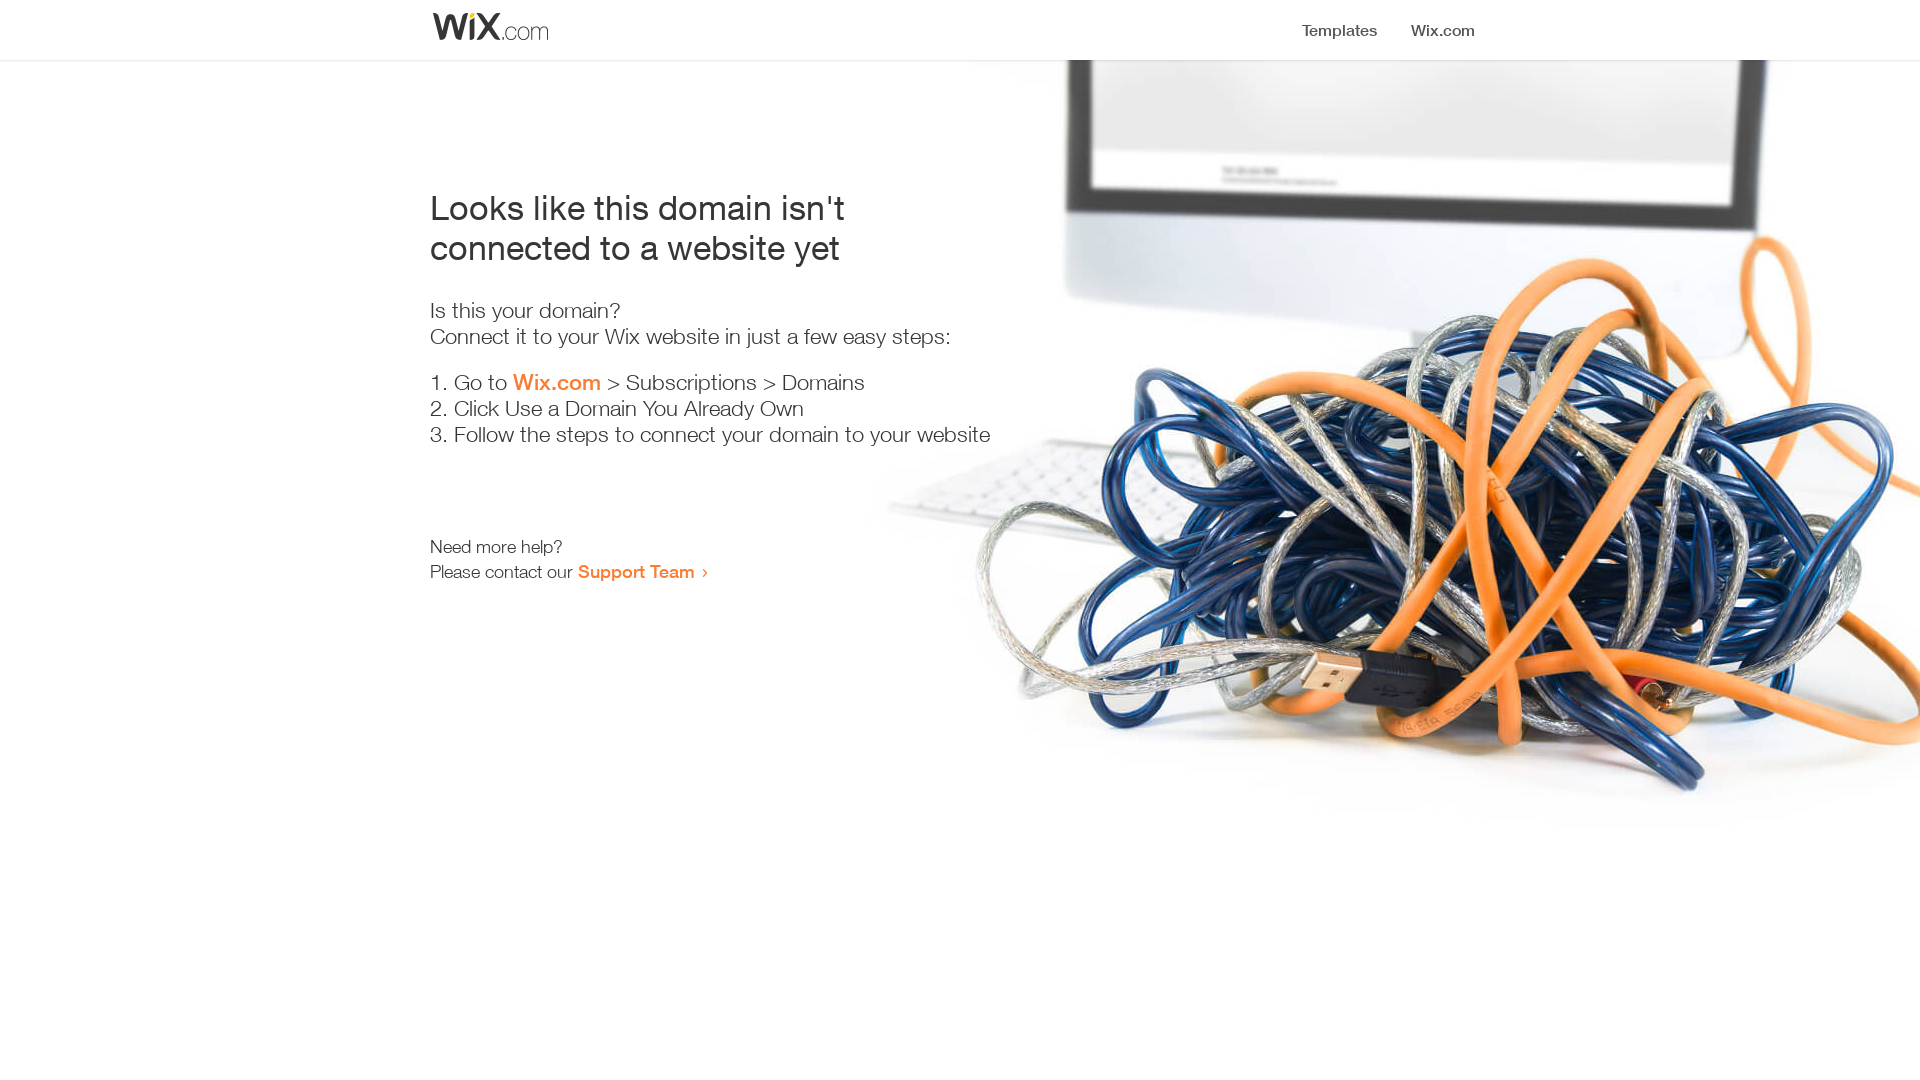 Image resolution: width=1920 pixels, height=1080 pixels. Describe the element at coordinates (635, 570) in the screenshot. I see `'Support Team'` at that location.